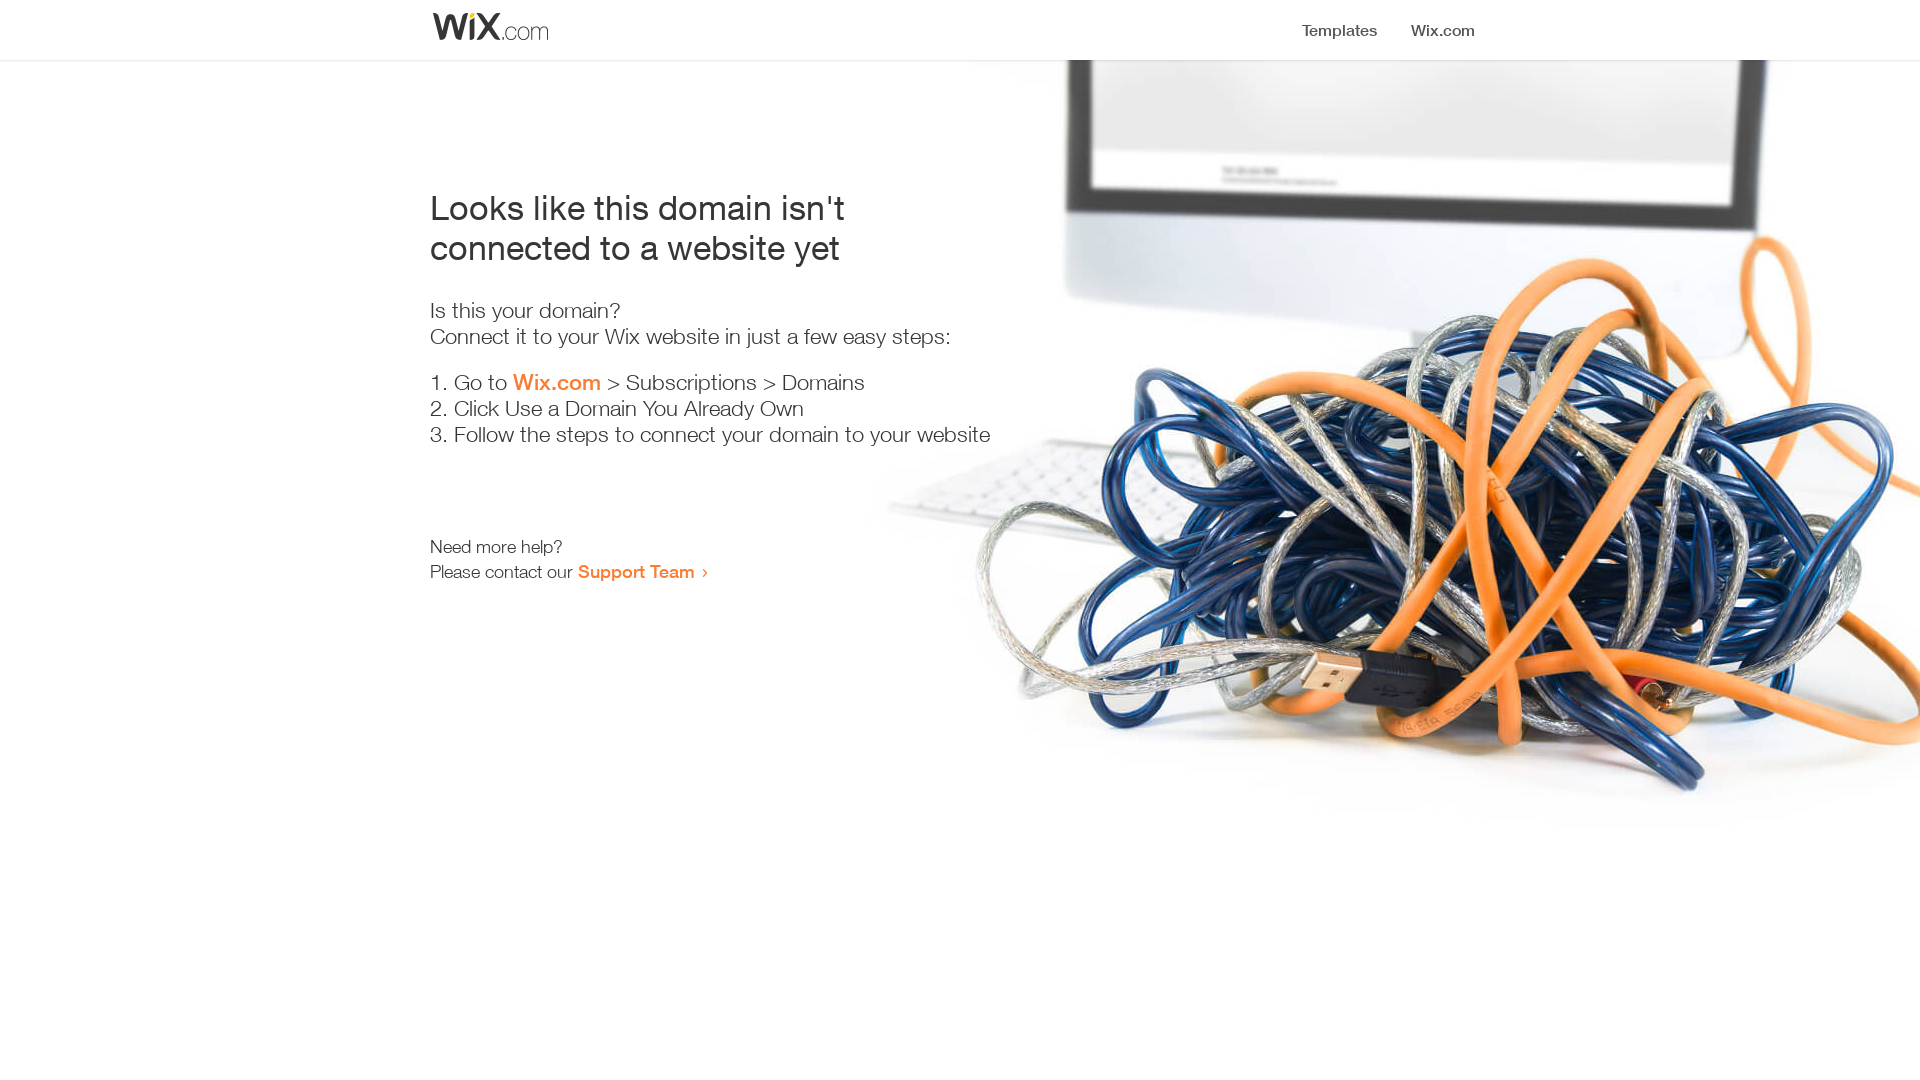 Image resolution: width=1920 pixels, height=1080 pixels. Describe the element at coordinates (635, 570) in the screenshot. I see `'Support Team'` at that location.